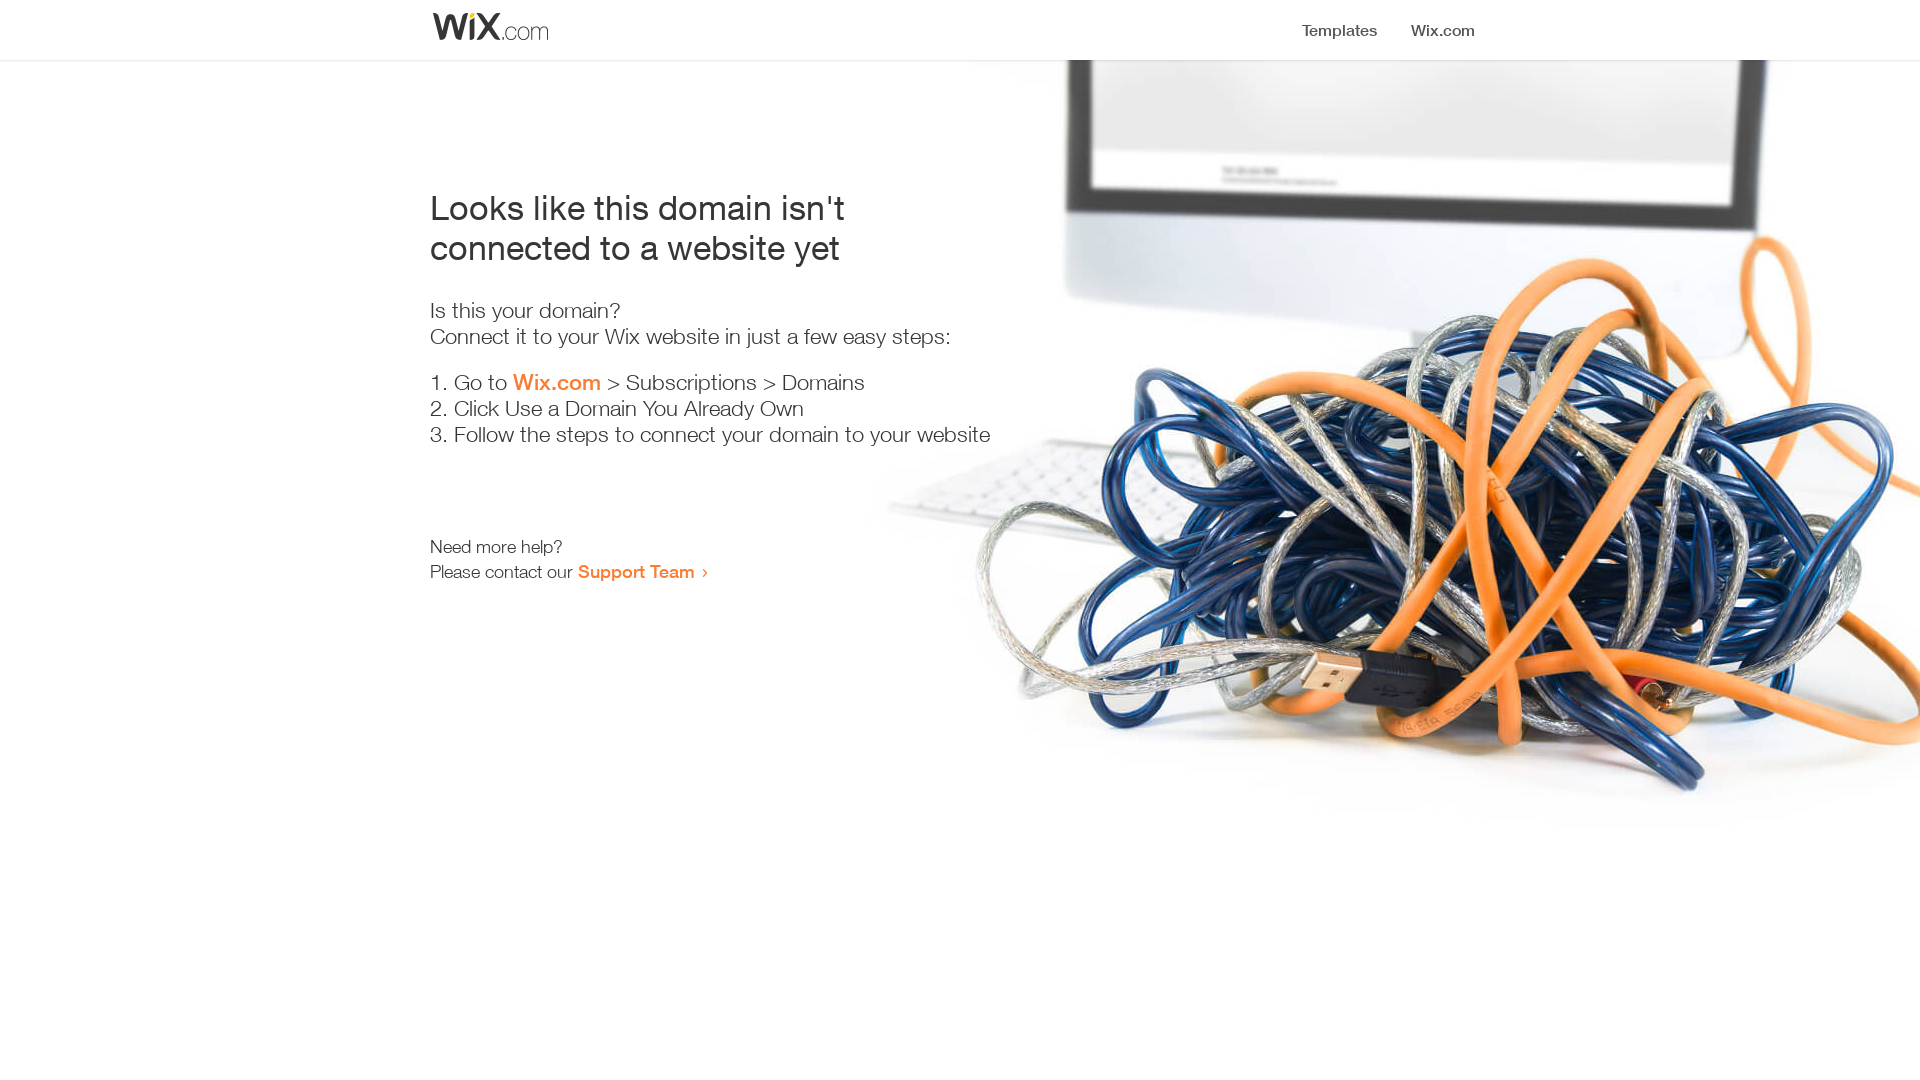 Image resolution: width=1920 pixels, height=1080 pixels. Describe the element at coordinates (635, 570) in the screenshot. I see `'Support Team'` at that location.